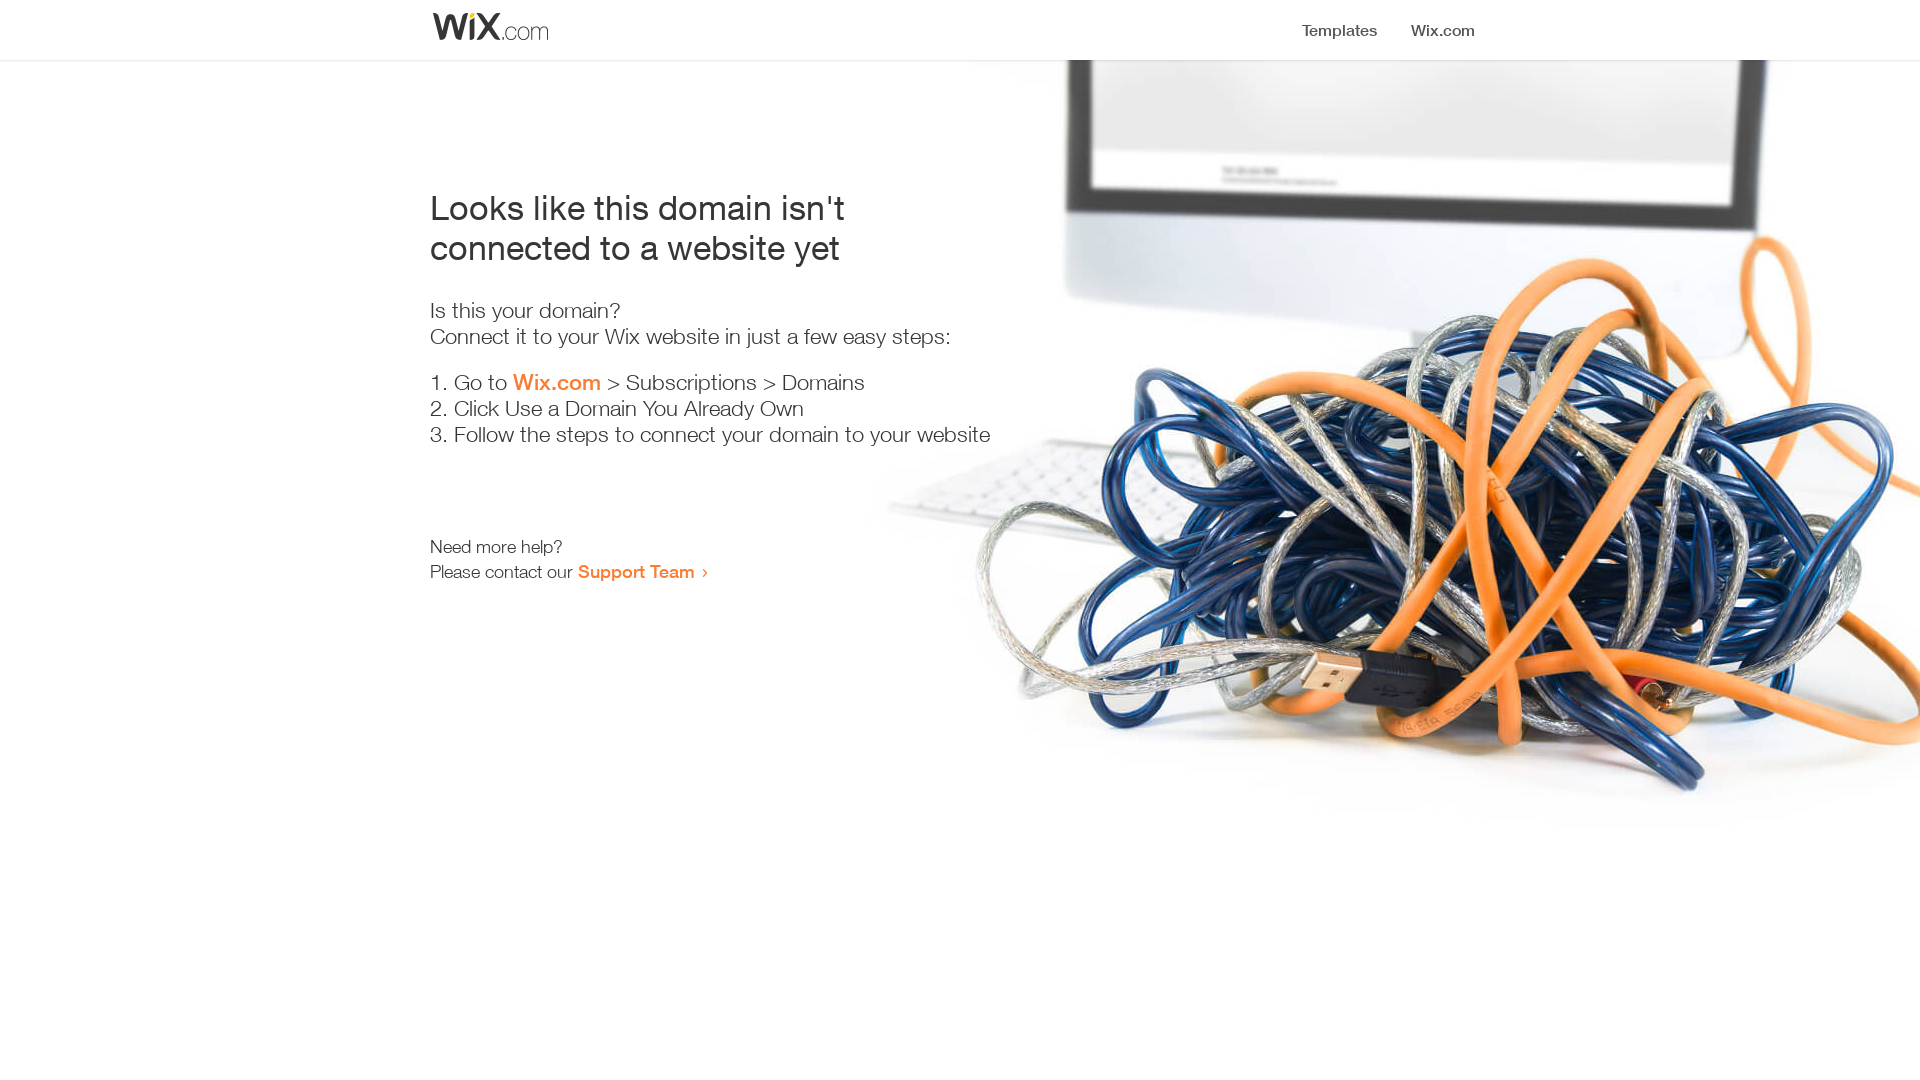 Image resolution: width=1920 pixels, height=1080 pixels. Describe the element at coordinates (635, 570) in the screenshot. I see `'Support Team'` at that location.